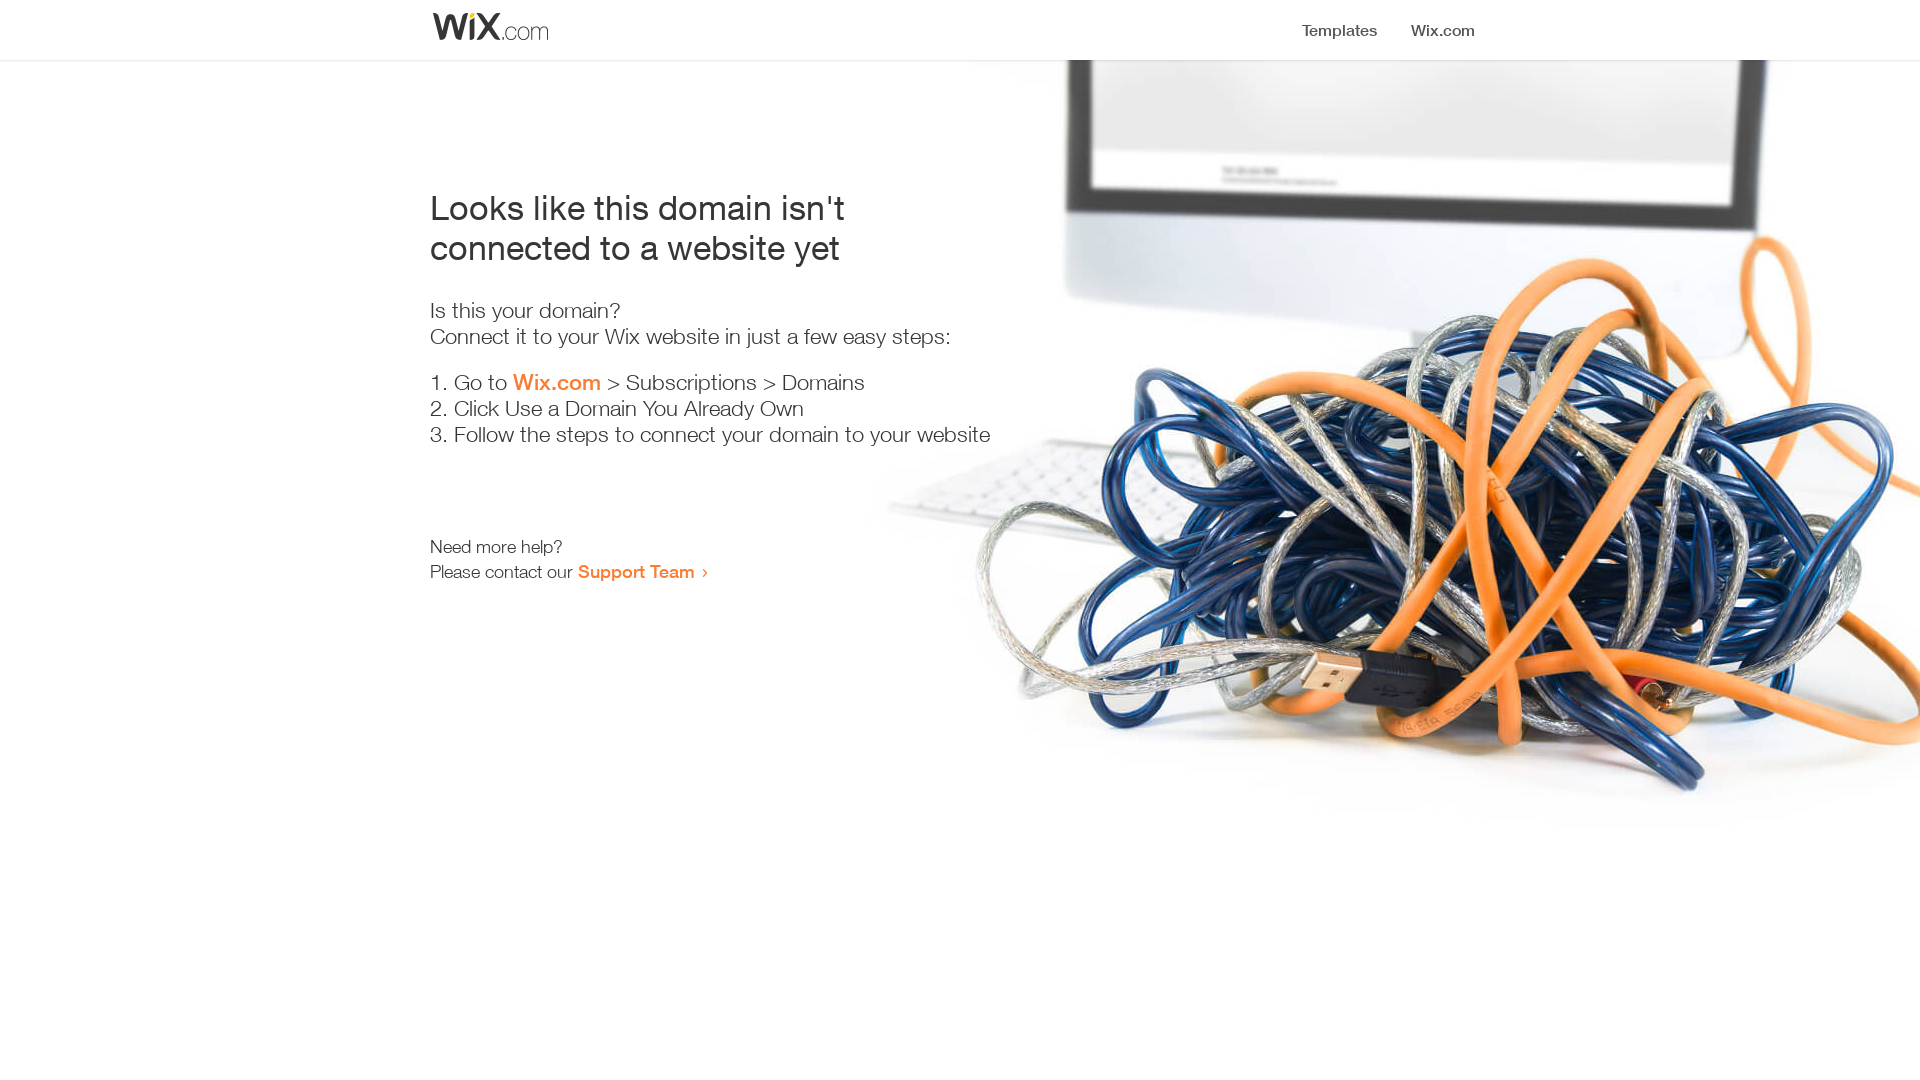 Image resolution: width=1920 pixels, height=1080 pixels. Describe the element at coordinates (635, 570) in the screenshot. I see `'Support Team'` at that location.